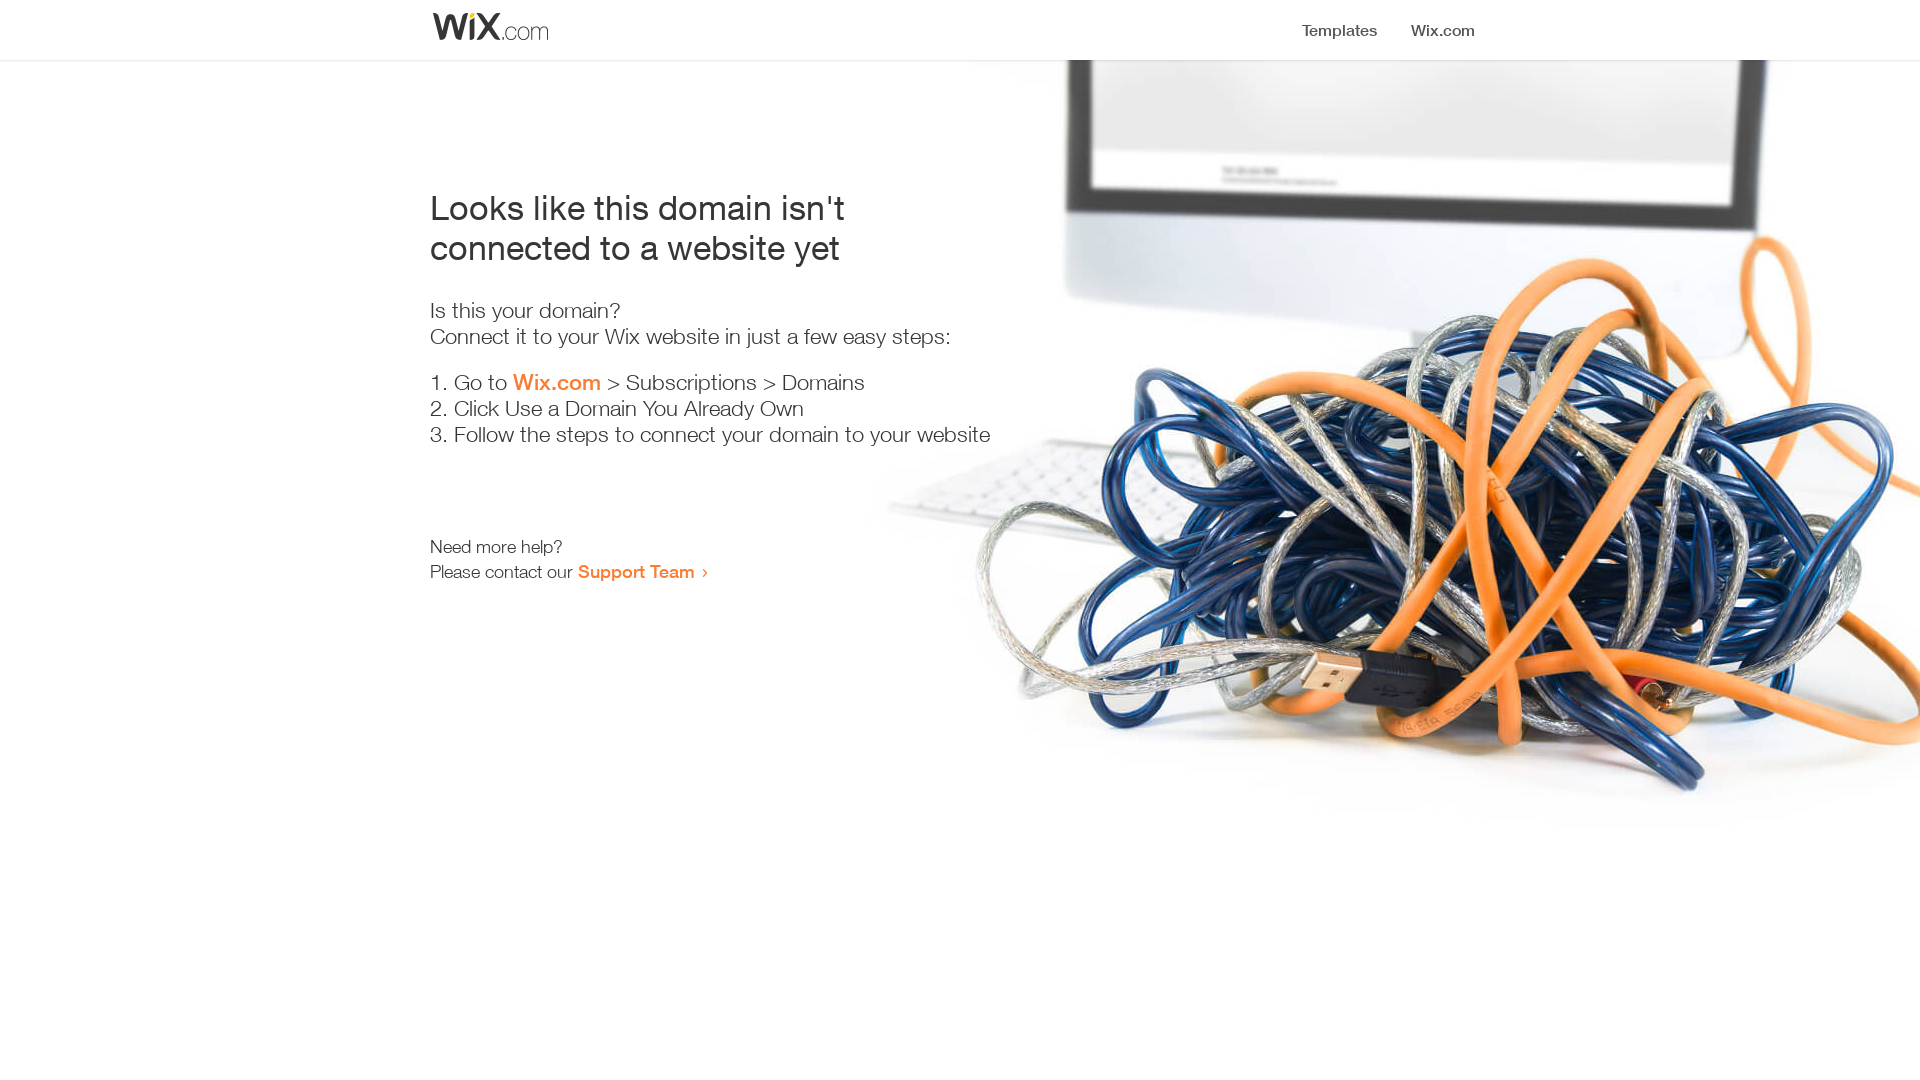 Image resolution: width=1920 pixels, height=1080 pixels. Describe the element at coordinates (635, 570) in the screenshot. I see `'Support Team'` at that location.